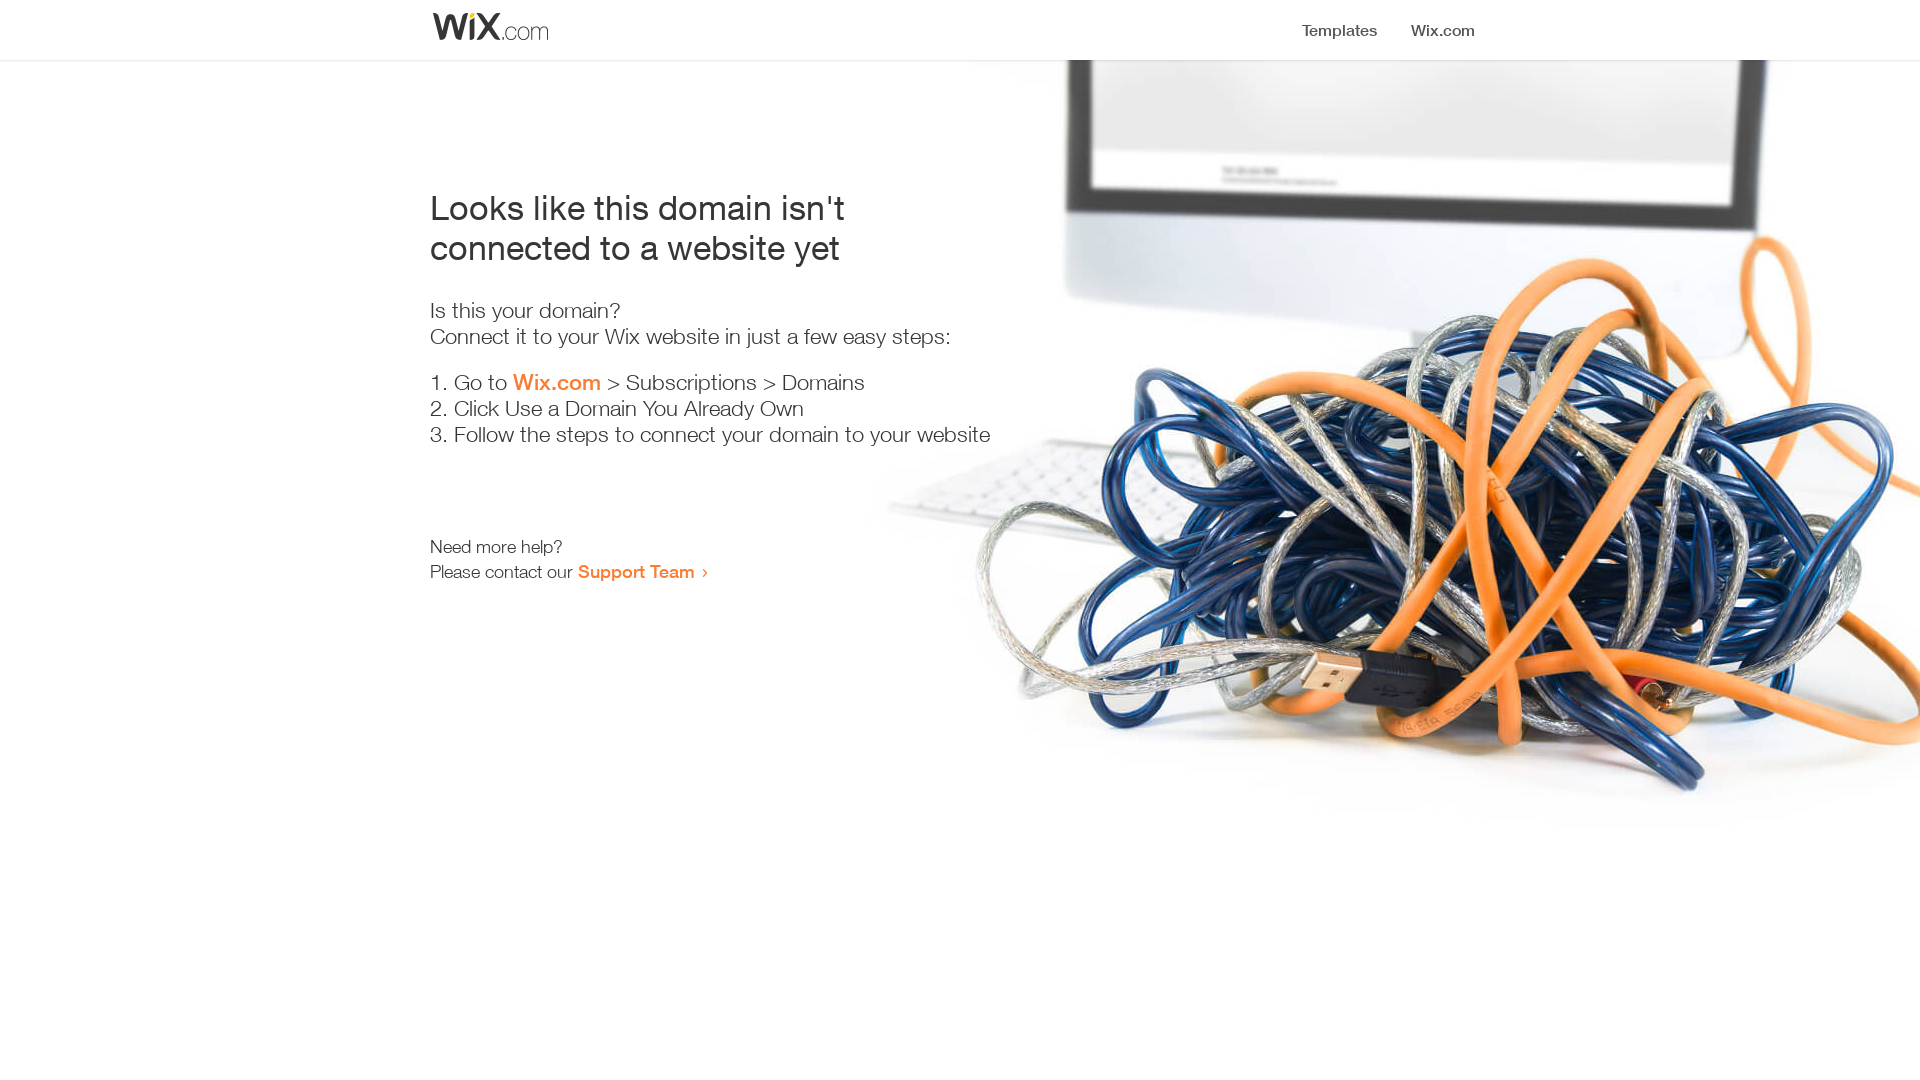 Image resolution: width=1920 pixels, height=1080 pixels. Describe the element at coordinates (635, 570) in the screenshot. I see `'Support Team'` at that location.